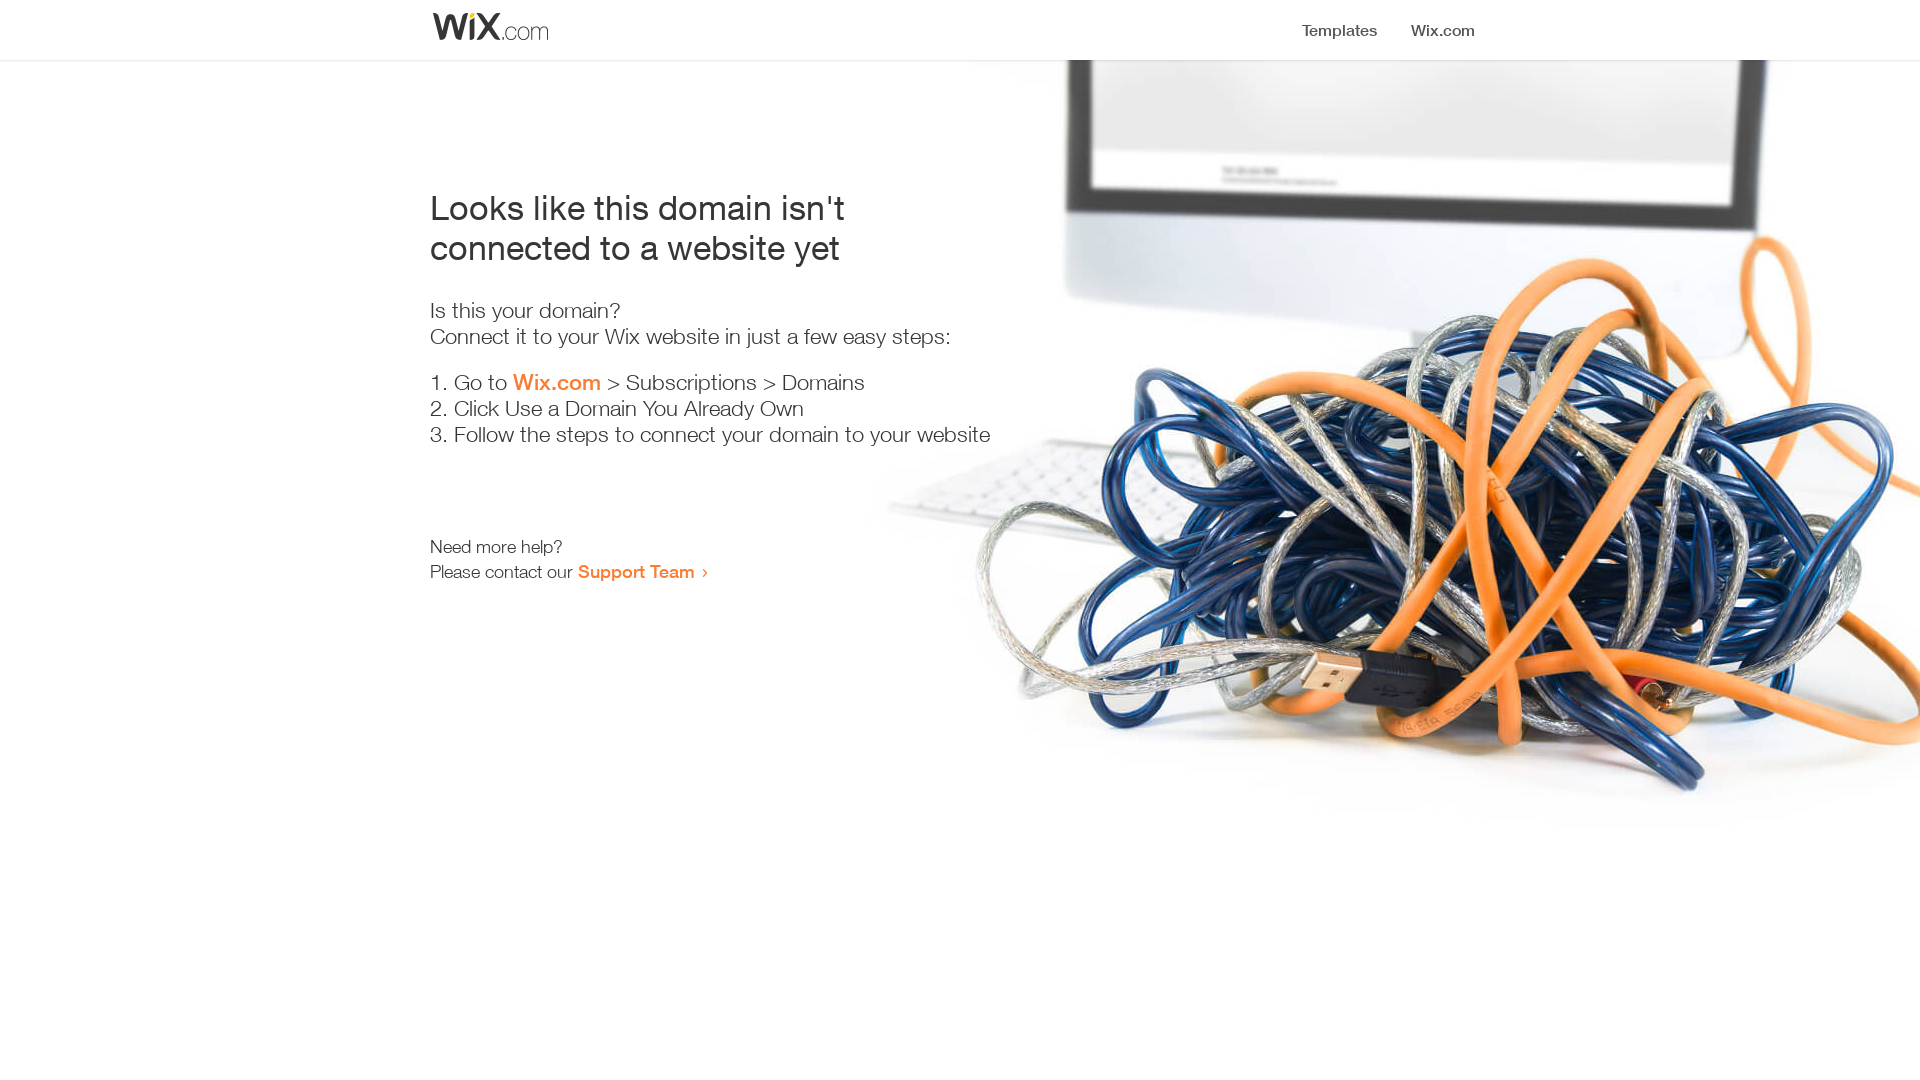 Image resolution: width=1920 pixels, height=1080 pixels. Describe the element at coordinates (635, 570) in the screenshot. I see `'Support Team'` at that location.